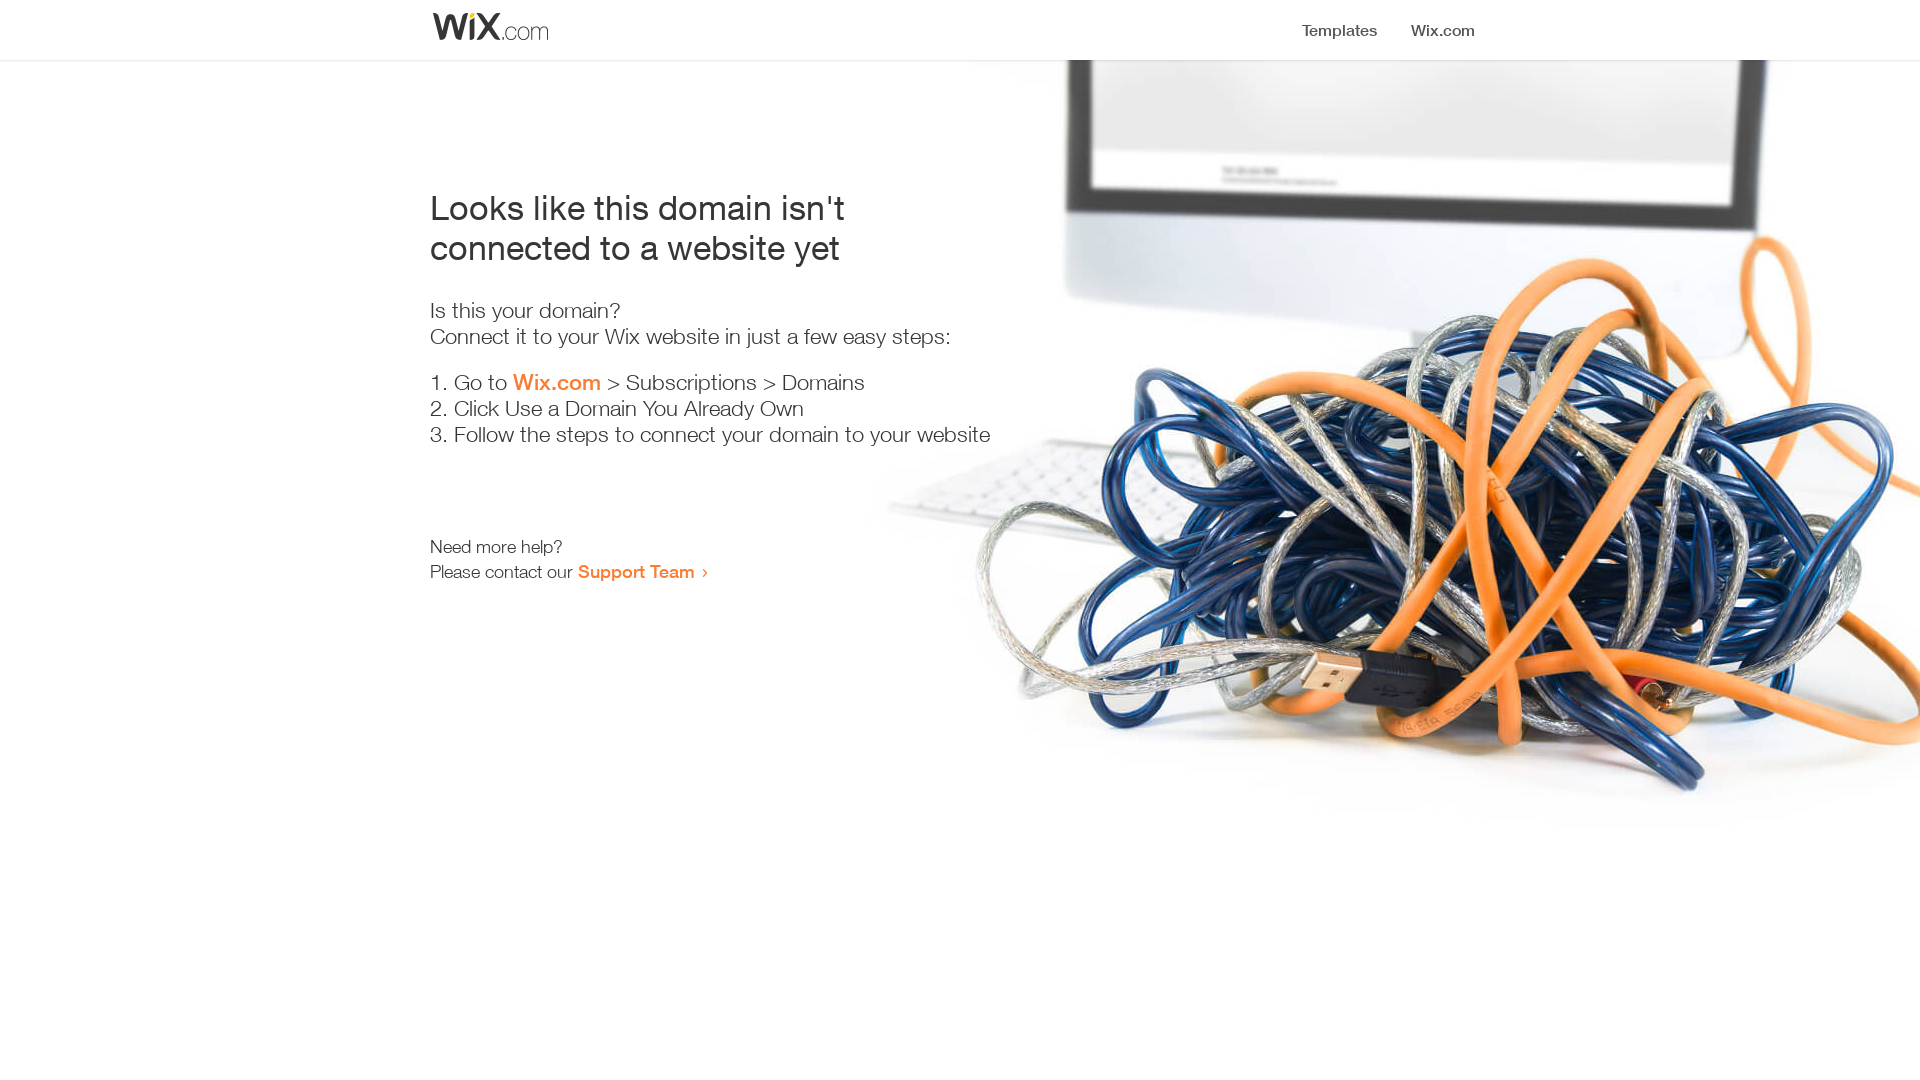 Image resolution: width=1920 pixels, height=1080 pixels. Describe the element at coordinates (635, 570) in the screenshot. I see `'Support Team'` at that location.